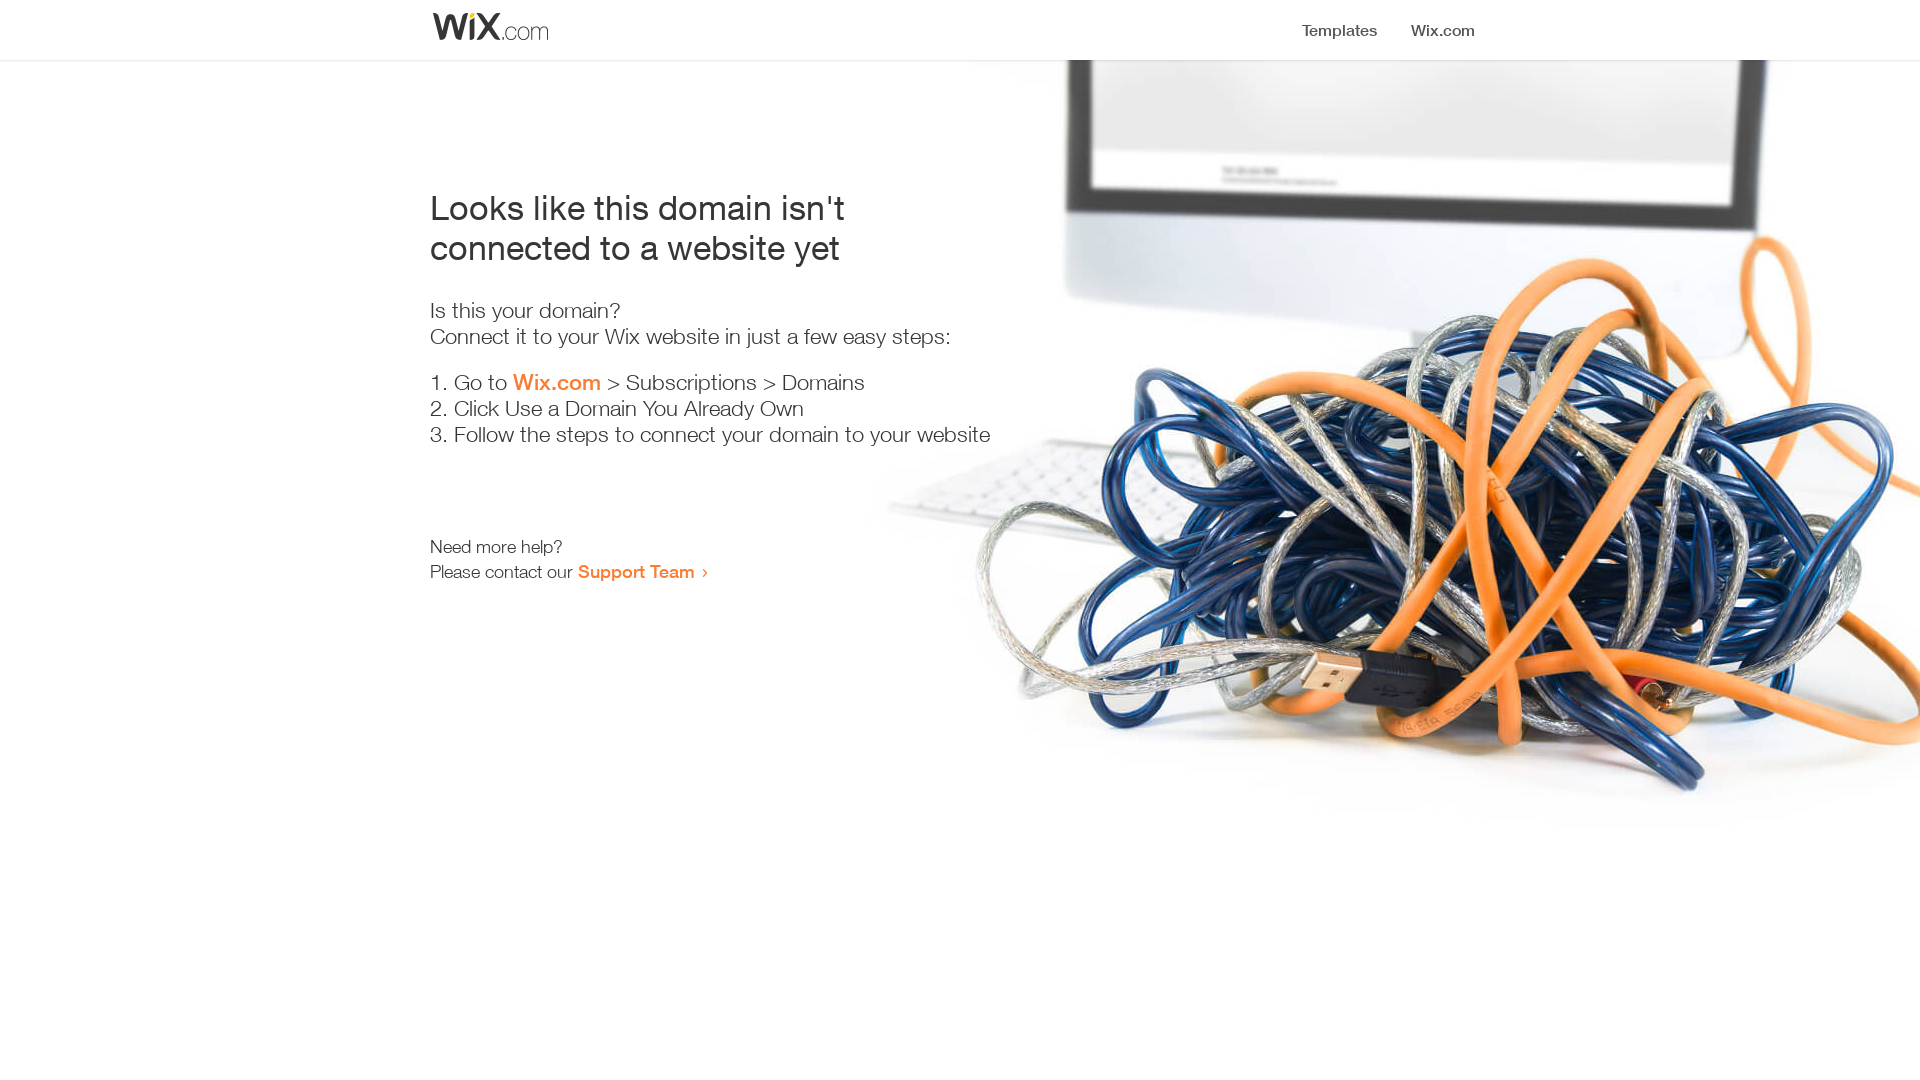 Image resolution: width=1920 pixels, height=1080 pixels. Describe the element at coordinates (635, 570) in the screenshot. I see `'Support Team'` at that location.